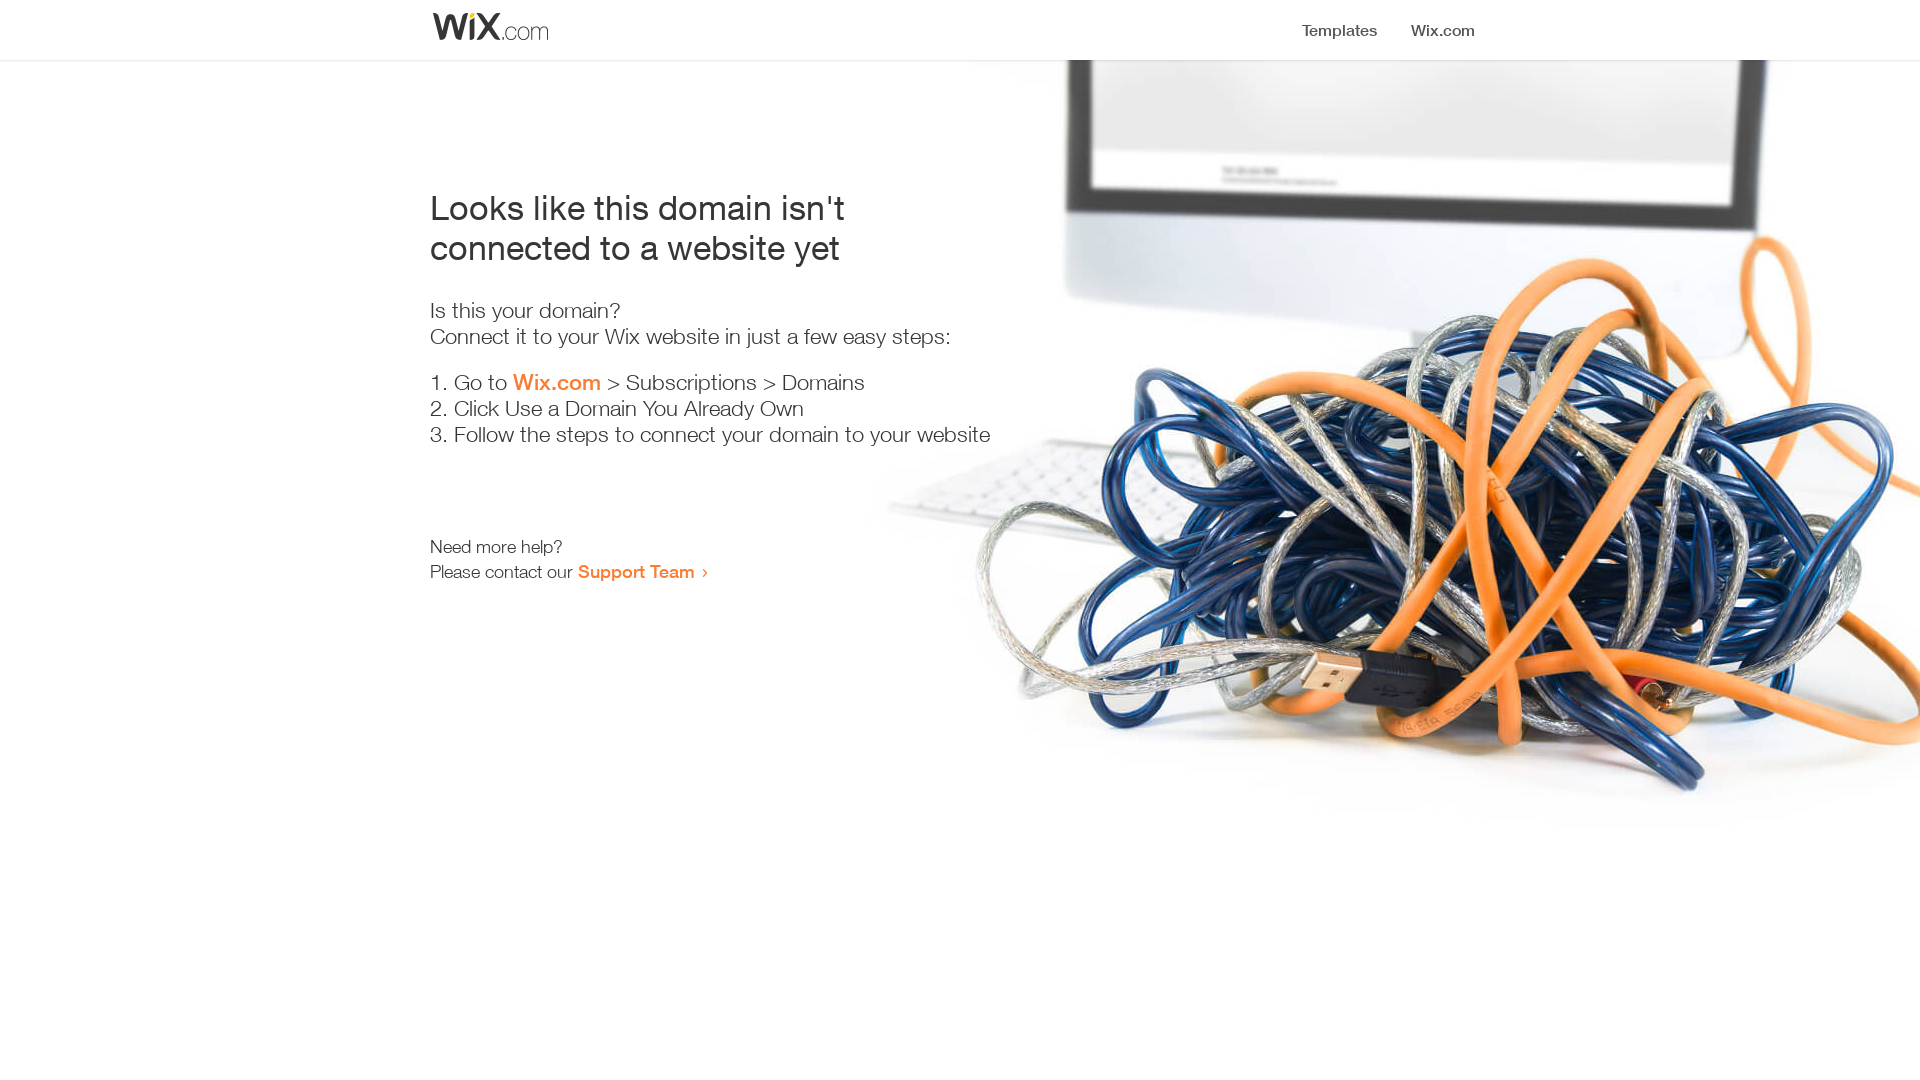 Image resolution: width=1920 pixels, height=1080 pixels. Describe the element at coordinates (635, 570) in the screenshot. I see `'Support Team'` at that location.